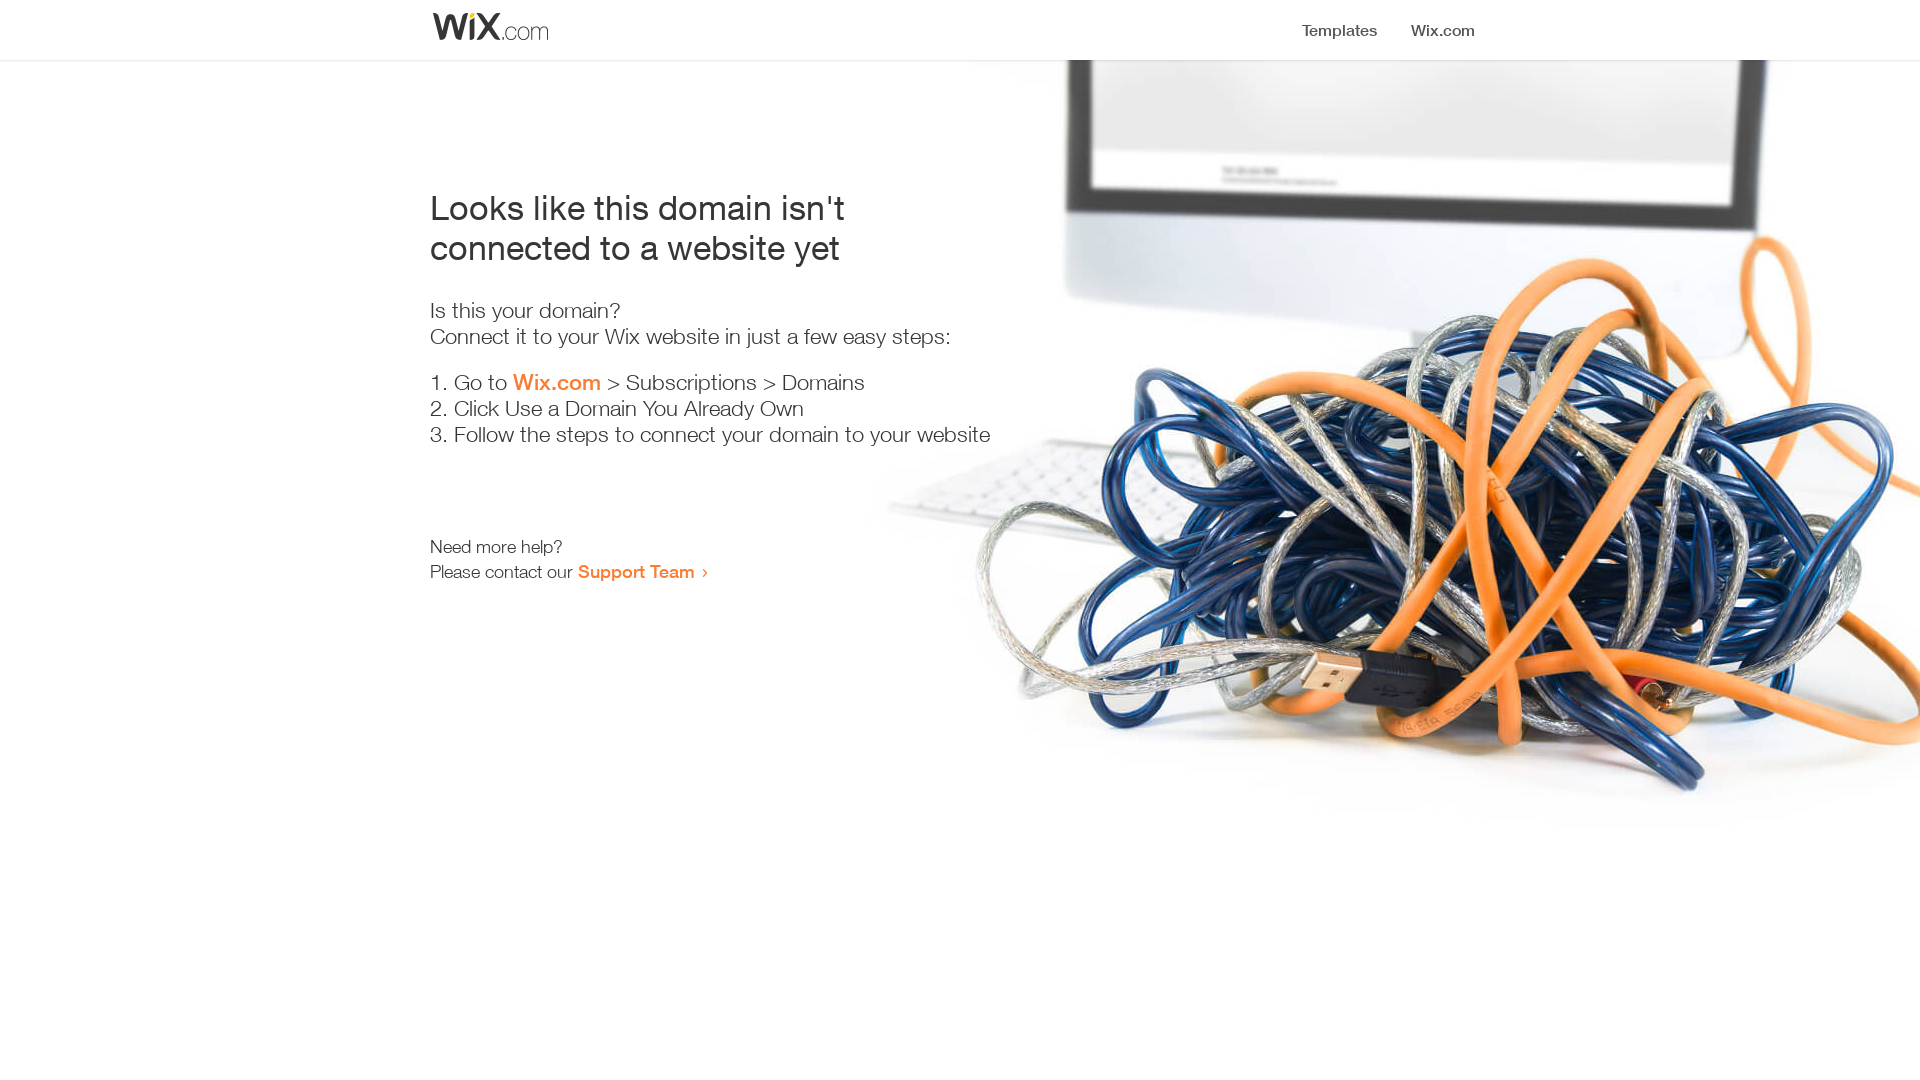 Image resolution: width=1920 pixels, height=1080 pixels. Describe the element at coordinates (635, 570) in the screenshot. I see `'Support Team'` at that location.